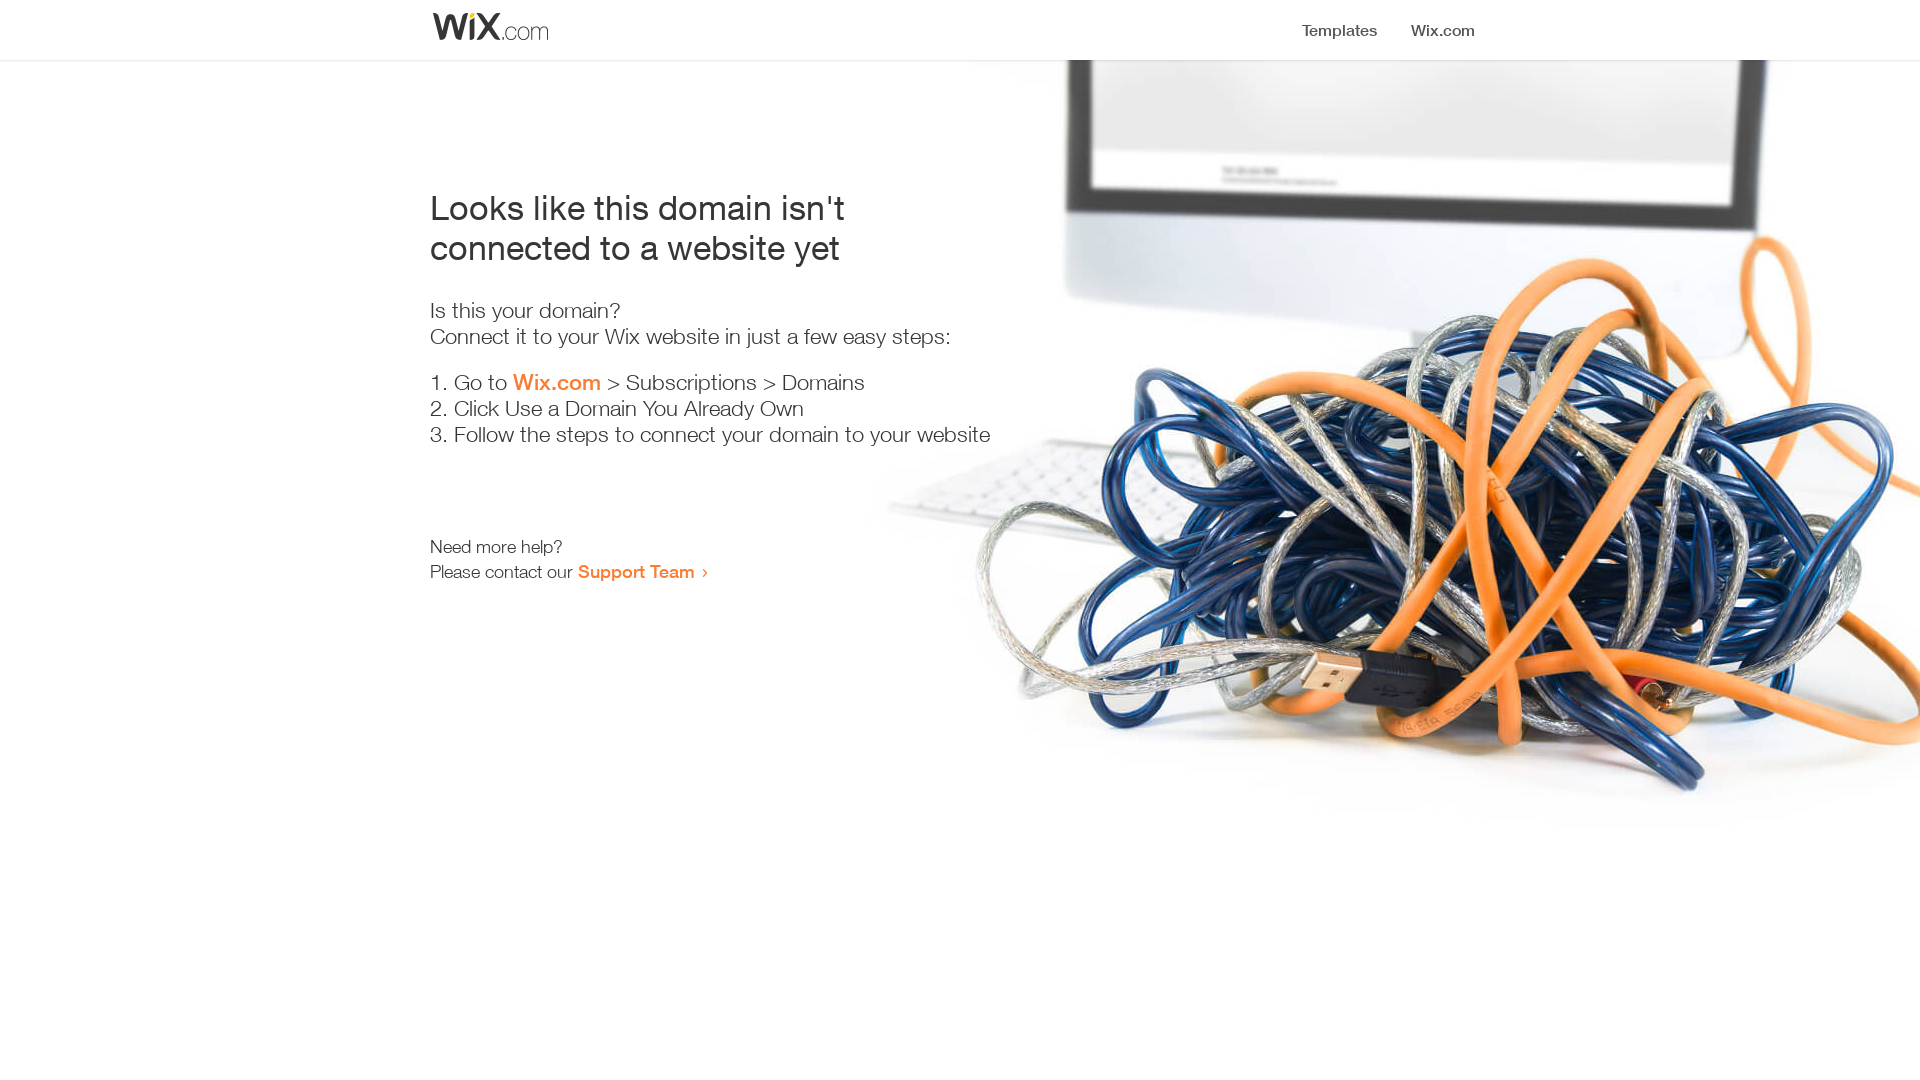 Image resolution: width=1920 pixels, height=1080 pixels. Describe the element at coordinates (635, 570) in the screenshot. I see `'Support Team'` at that location.